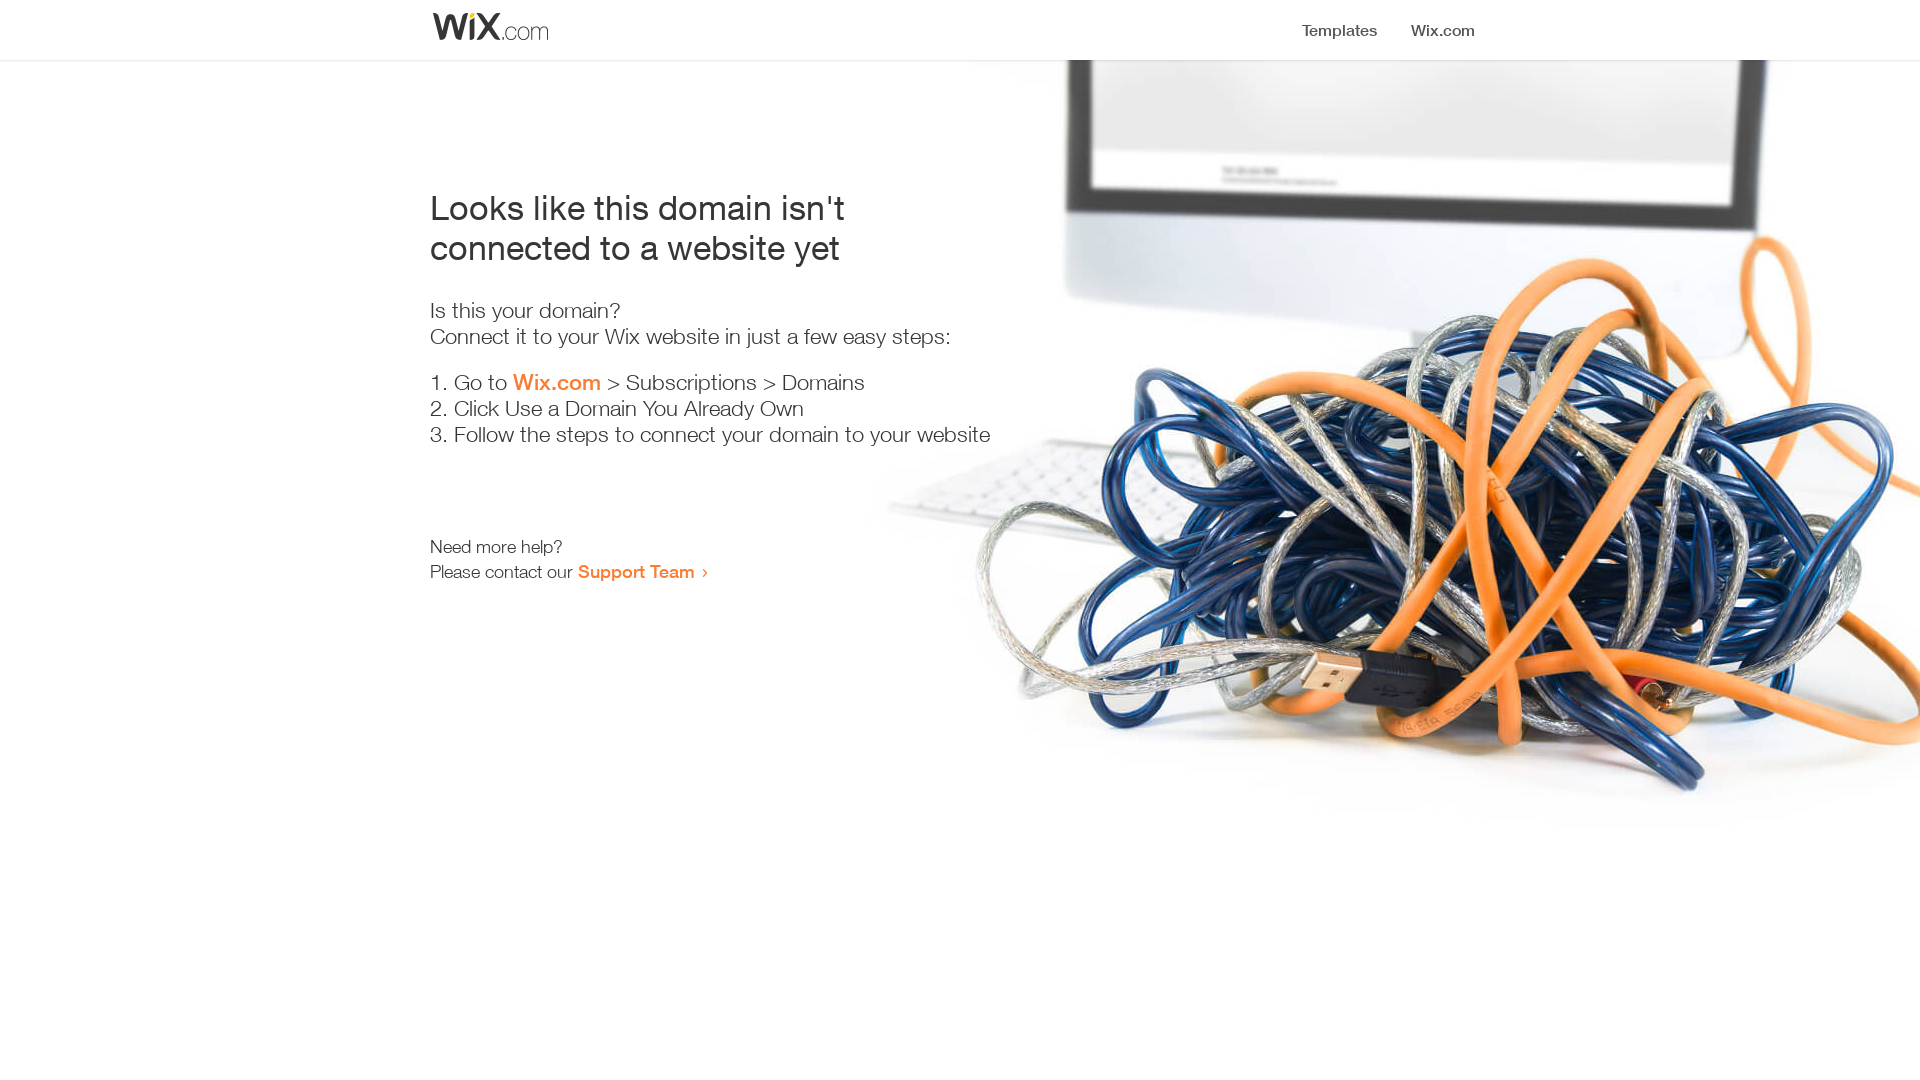 Image resolution: width=1920 pixels, height=1080 pixels. Describe the element at coordinates (635, 570) in the screenshot. I see `'Support Team'` at that location.